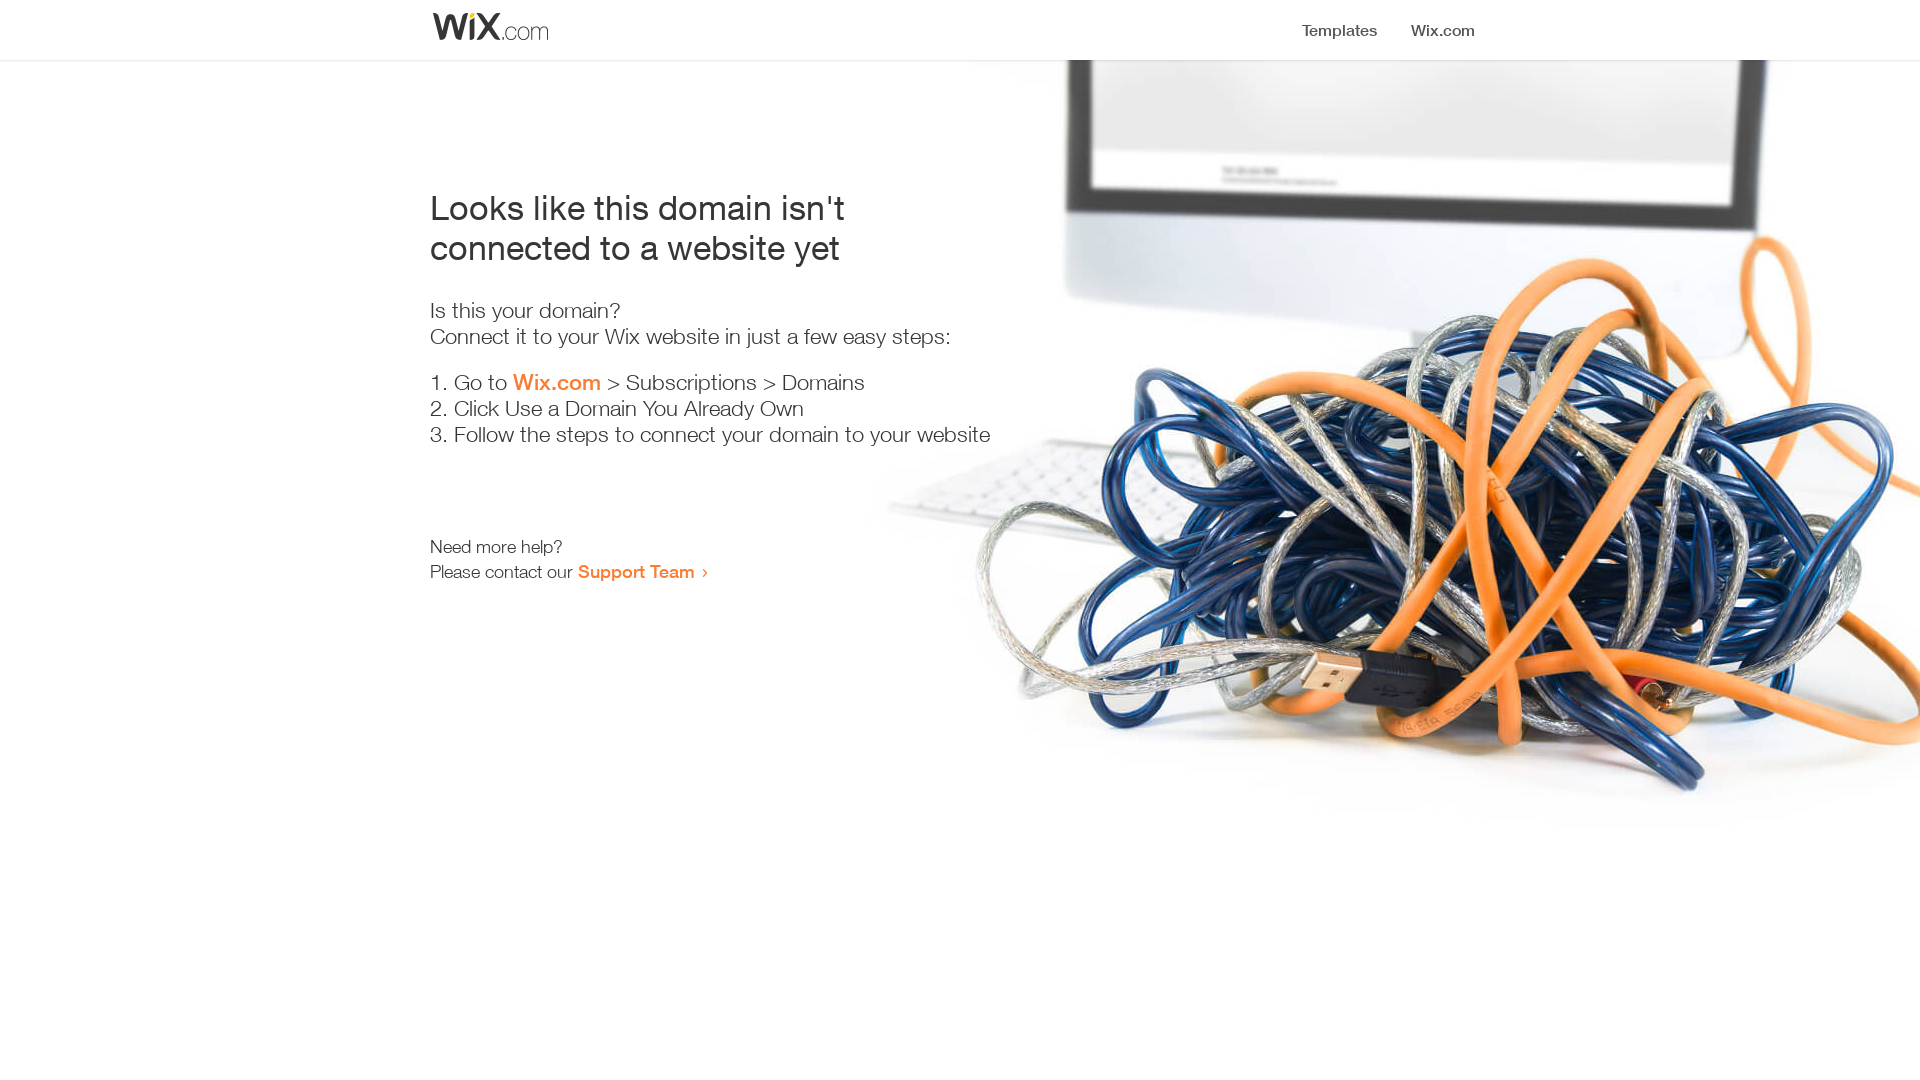 Image resolution: width=1920 pixels, height=1080 pixels. Describe the element at coordinates (635, 570) in the screenshot. I see `'Support Team'` at that location.